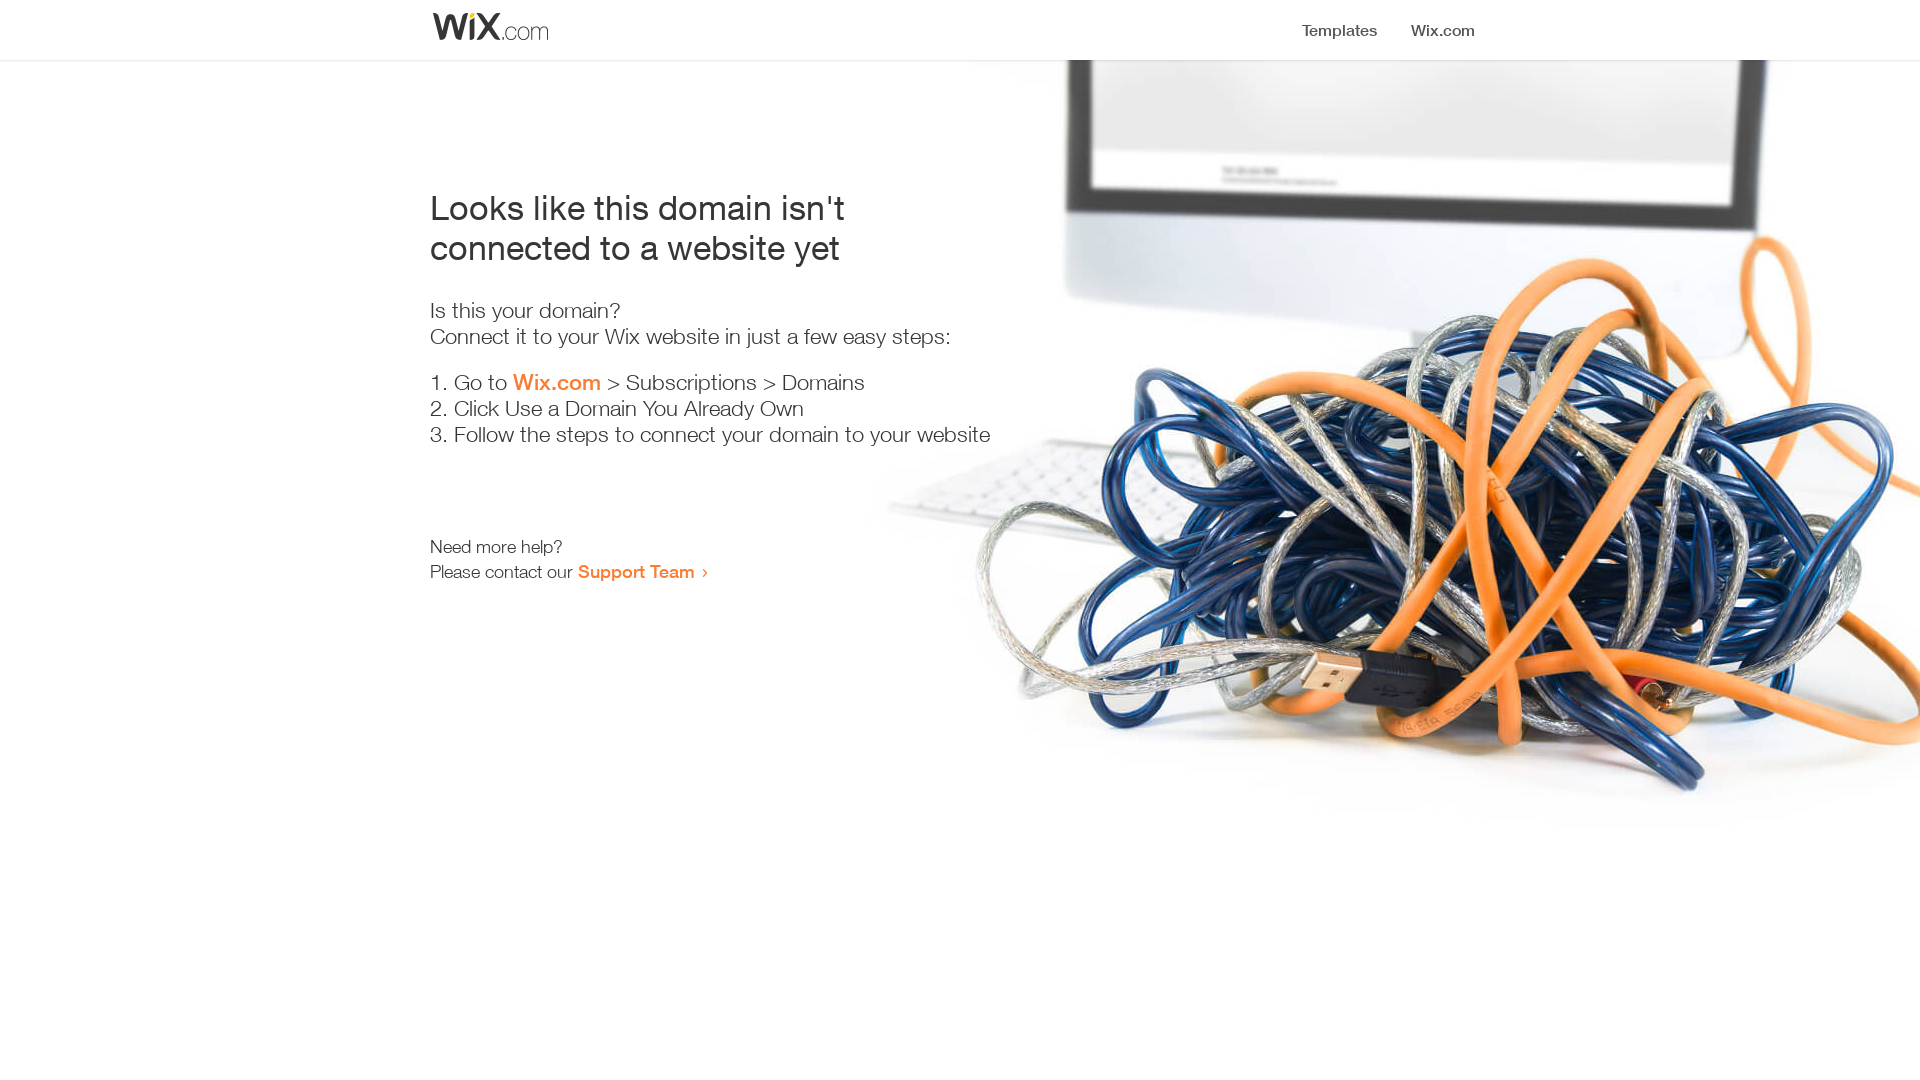 Image resolution: width=1920 pixels, height=1080 pixels. Describe the element at coordinates (635, 570) in the screenshot. I see `'Support Team'` at that location.